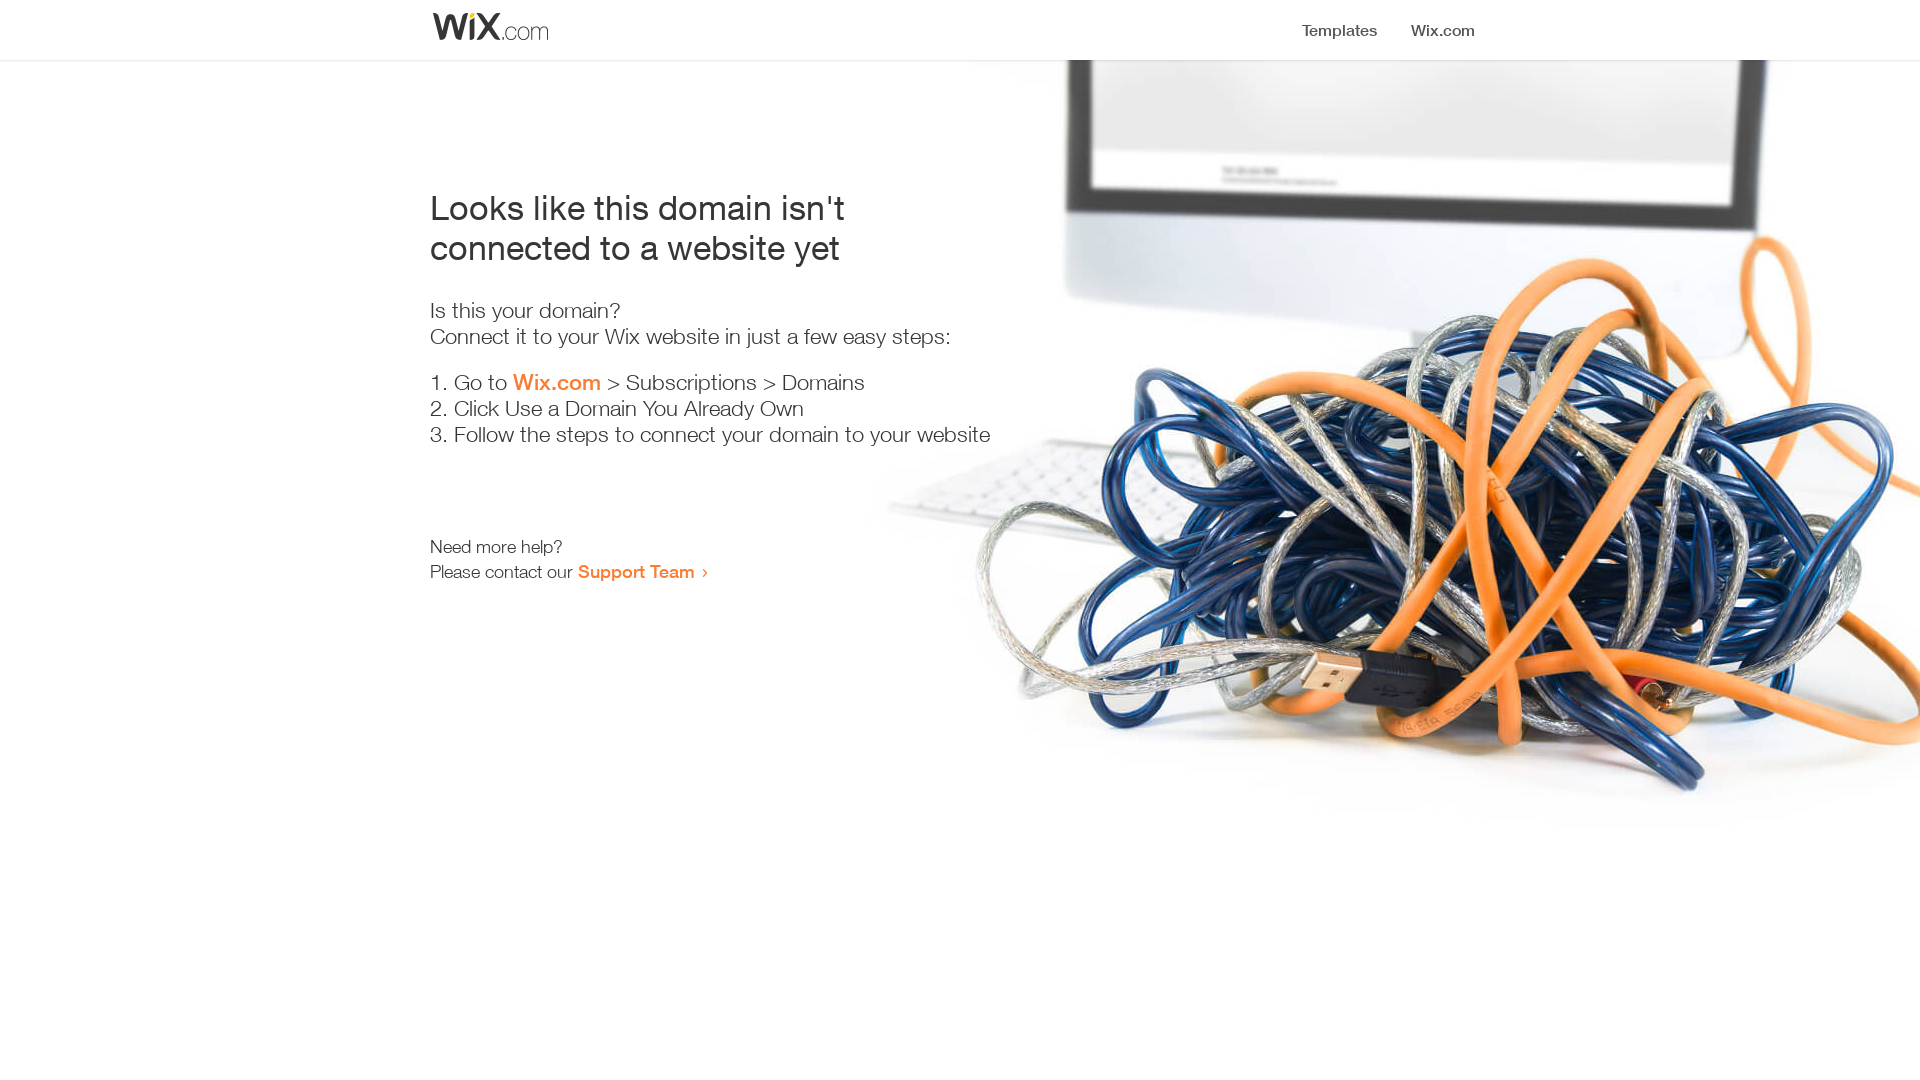 Image resolution: width=1920 pixels, height=1080 pixels. Describe the element at coordinates (635, 570) in the screenshot. I see `'Support Team'` at that location.